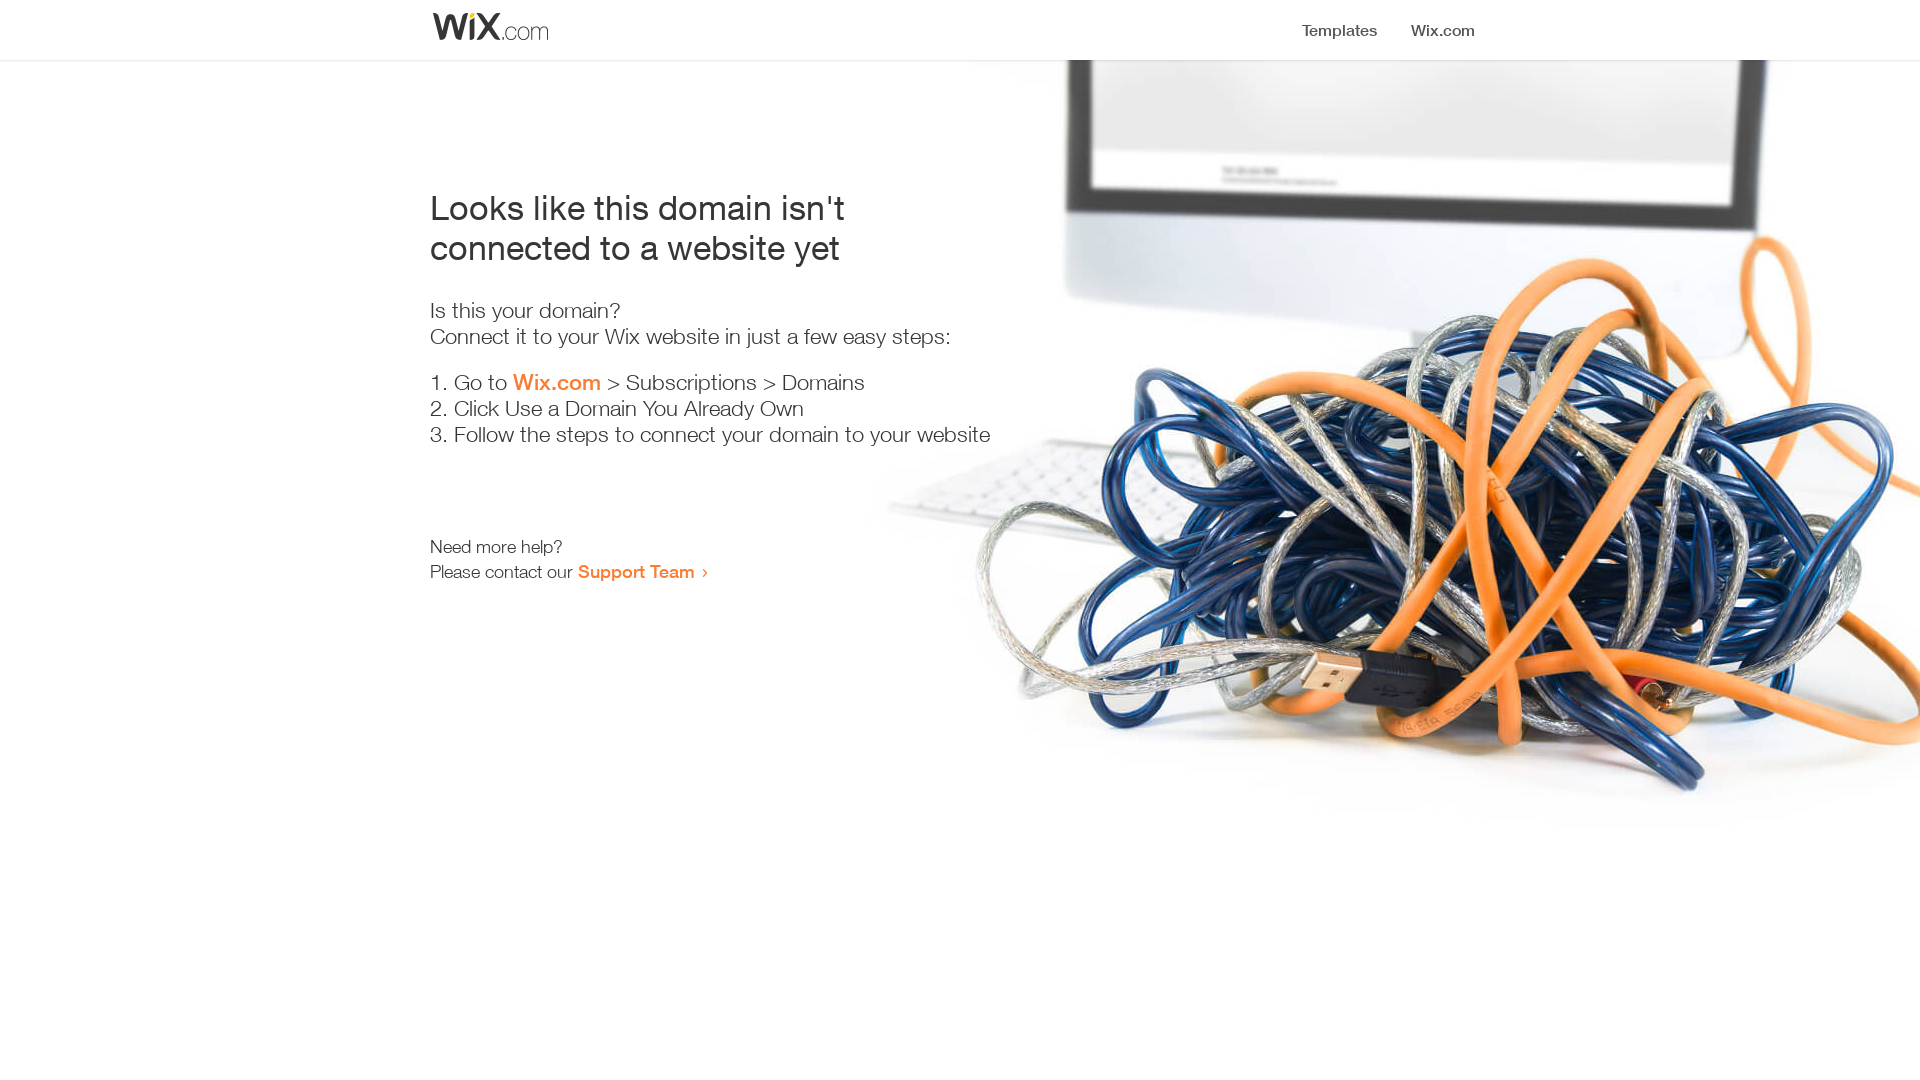 Image resolution: width=1920 pixels, height=1080 pixels. Describe the element at coordinates (635, 570) in the screenshot. I see `'Support Team'` at that location.